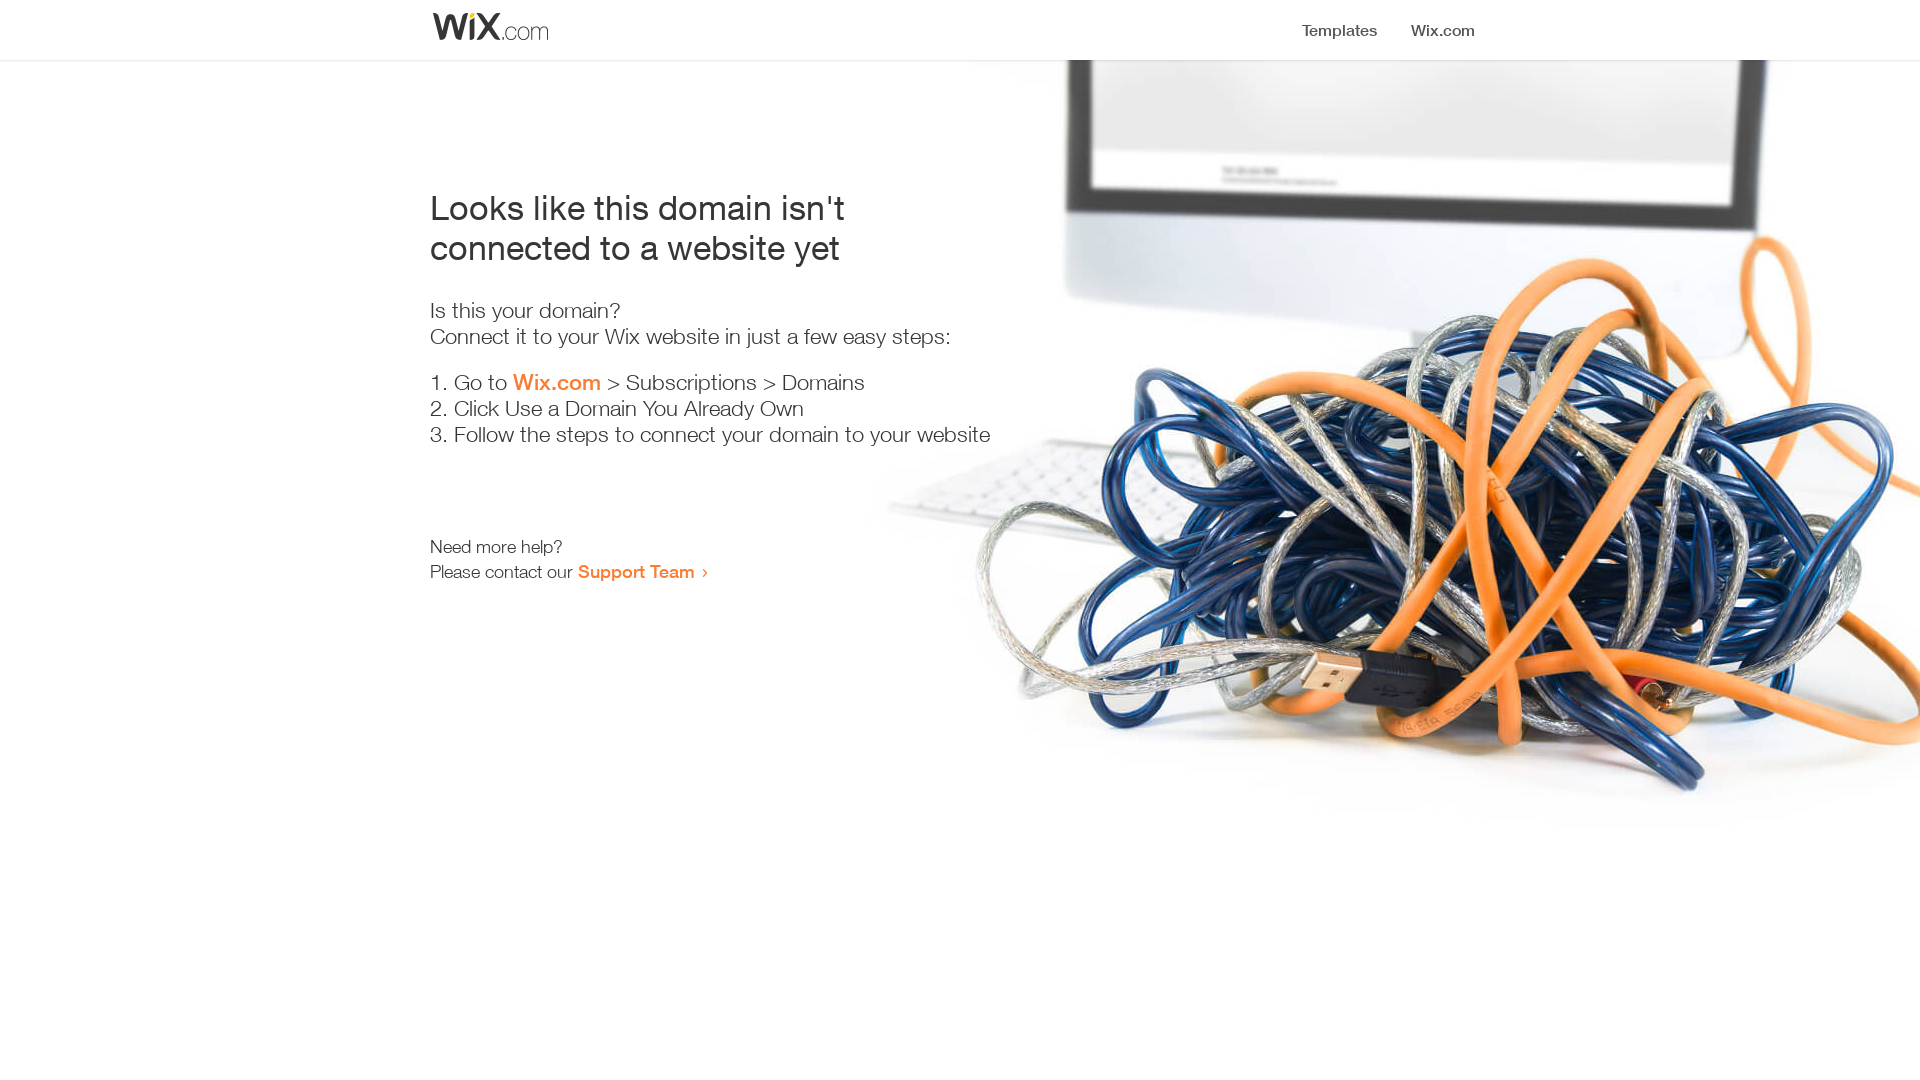 Image resolution: width=1920 pixels, height=1080 pixels. Describe the element at coordinates (635, 570) in the screenshot. I see `'Support Team'` at that location.